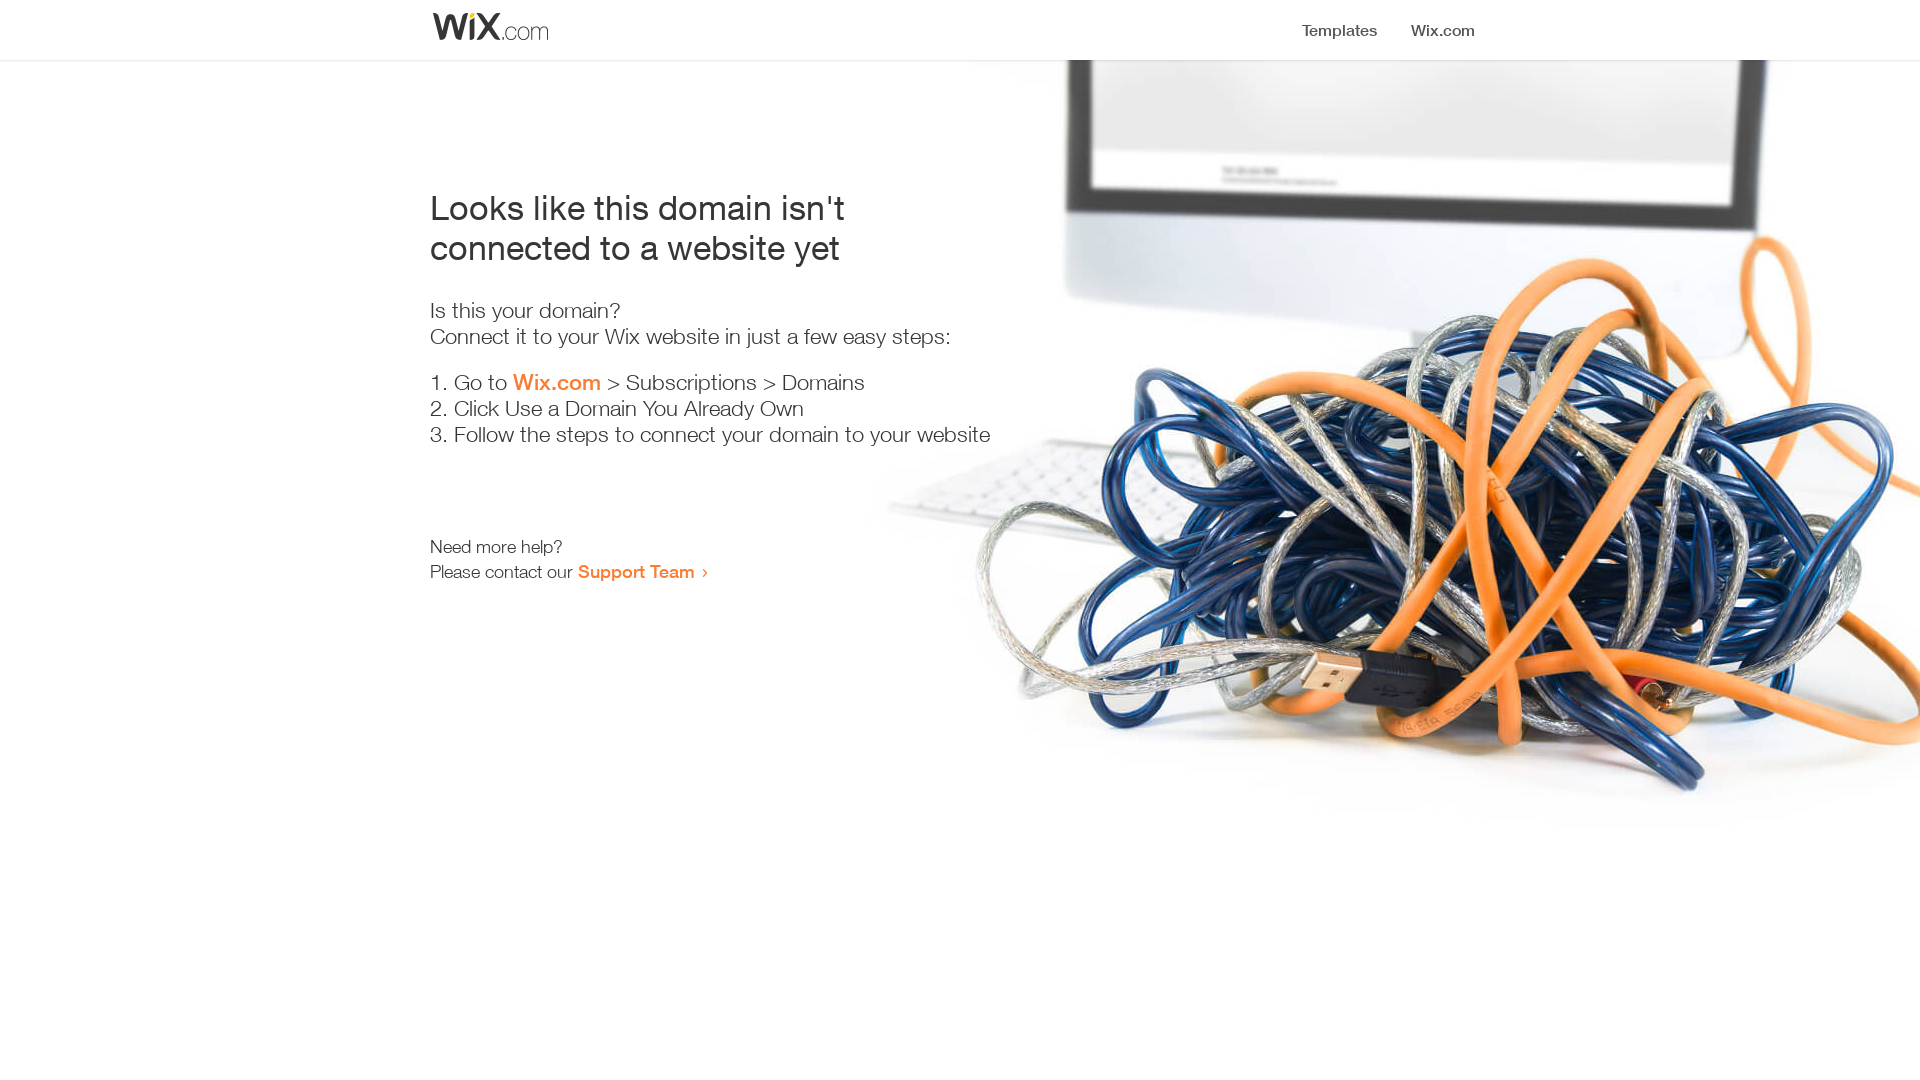 Image resolution: width=1920 pixels, height=1080 pixels. Describe the element at coordinates (635, 570) in the screenshot. I see `'Support Team'` at that location.